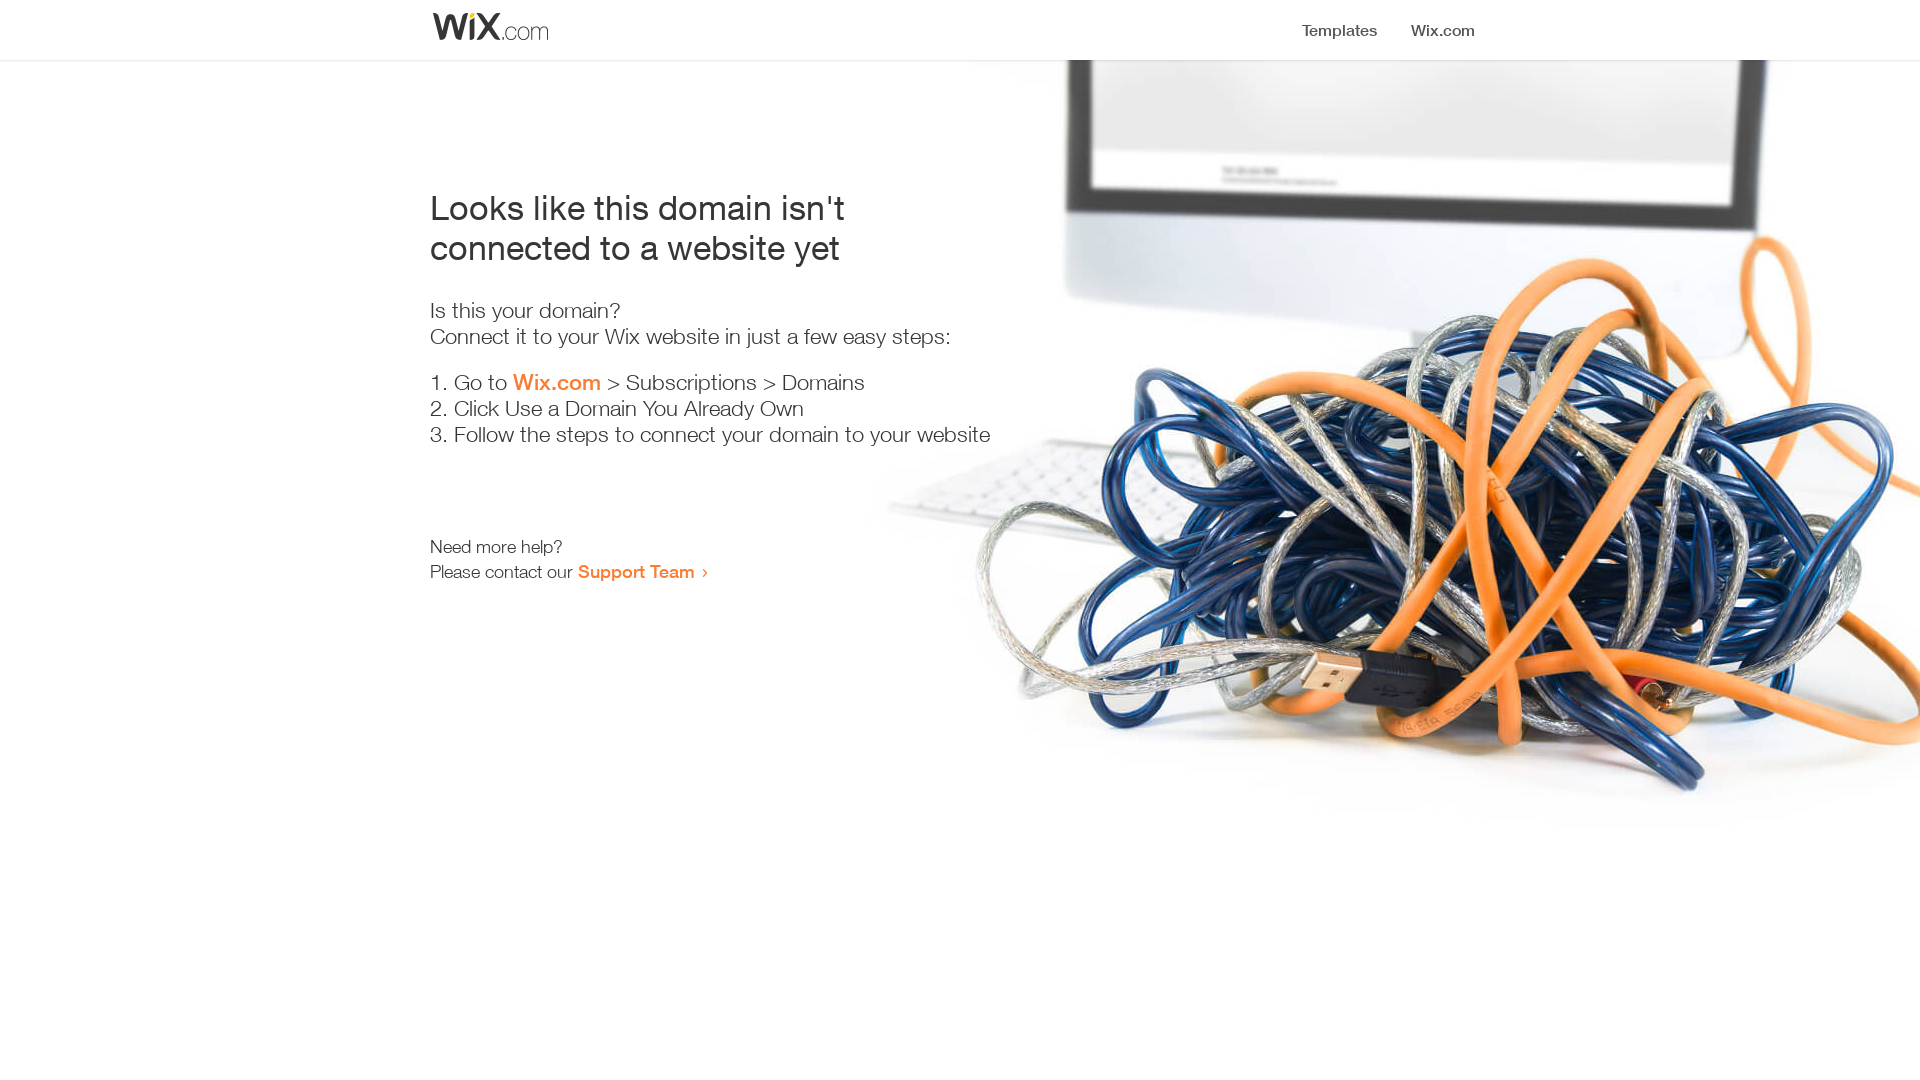 Image resolution: width=1920 pixels, height=1080 pixels. Describe the element at coordinates (635, 570) in the screenshot. I see `'Support Team'` at that location.